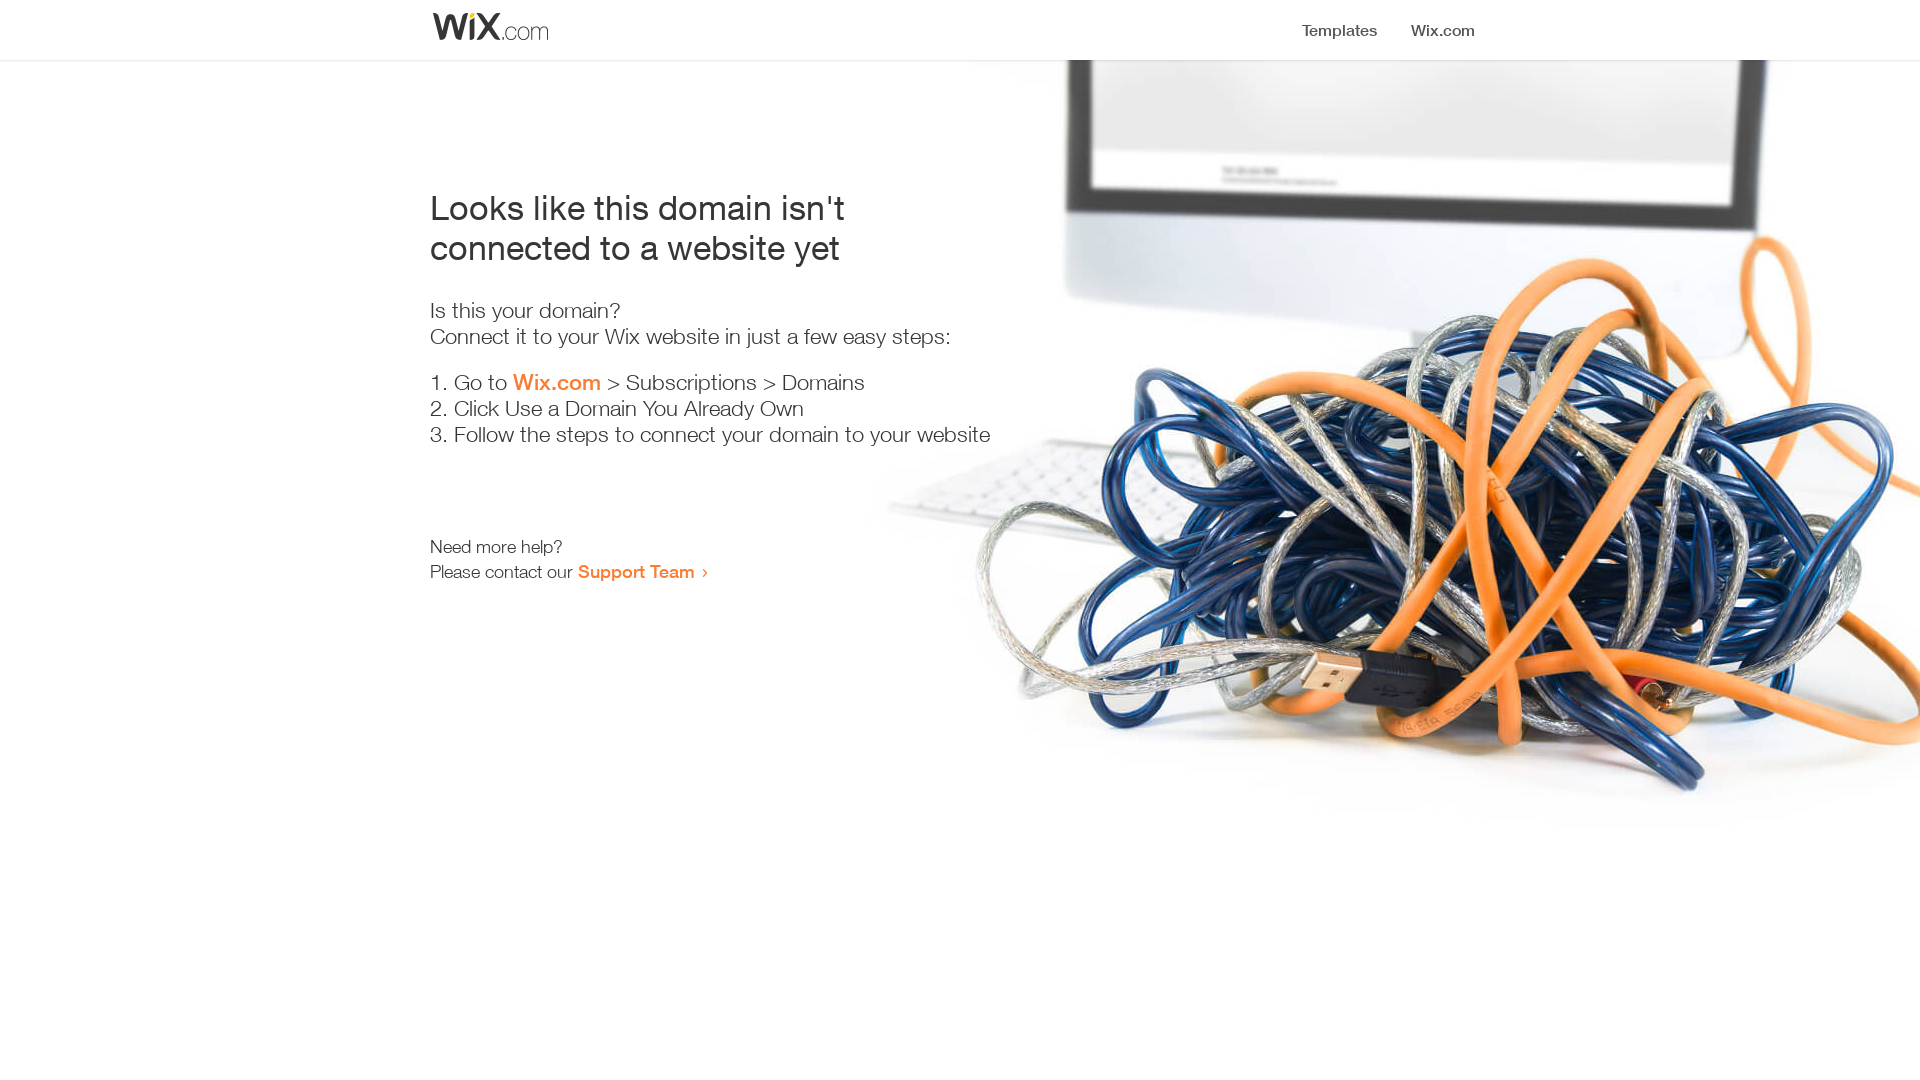 Image resolution: width=1920 pixels, height=1080 pixels. Describe the element at coordinates (635, 570) in the screenshot. I see `'Support Team'` at that location.